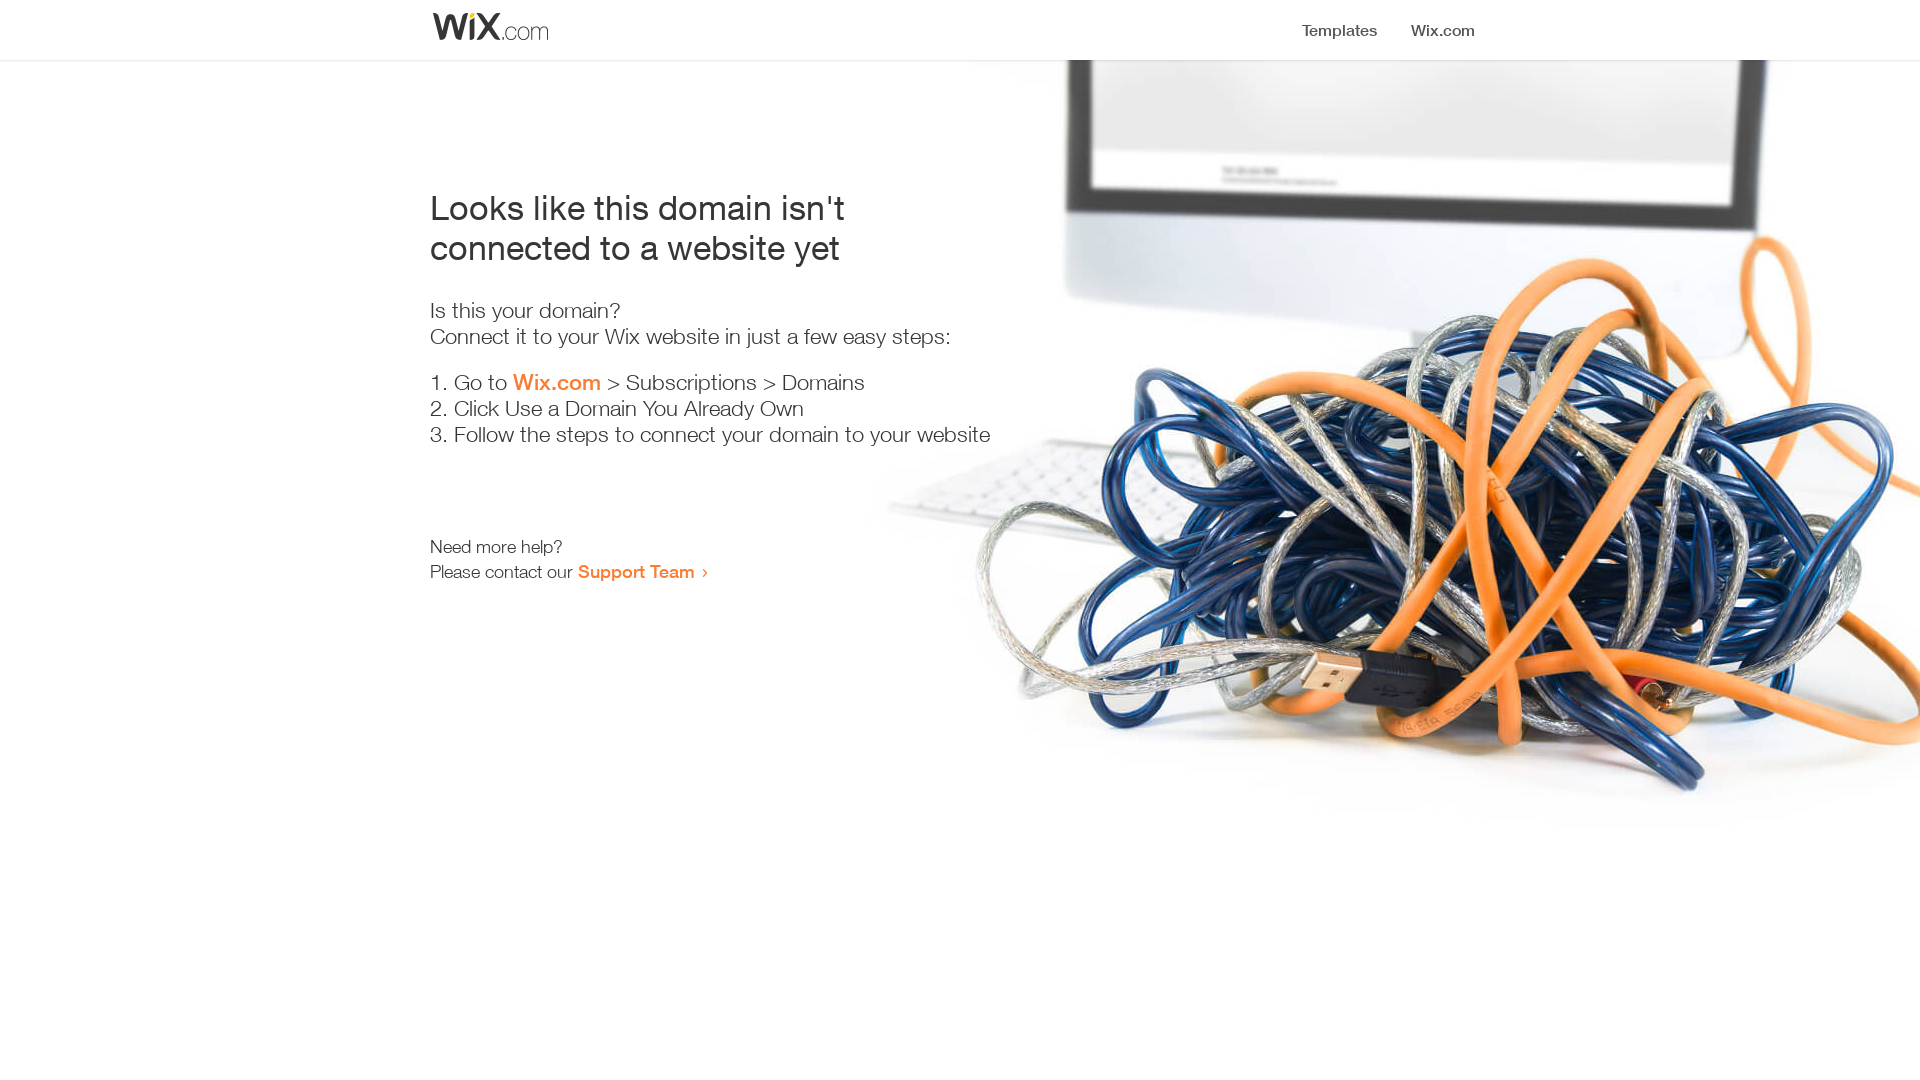 Image resolution: width=1920 pixels, height=1080 pixels. Describe the element at coordinates (635, 570) in the screenshot. I see `'Support Team'` at that location.